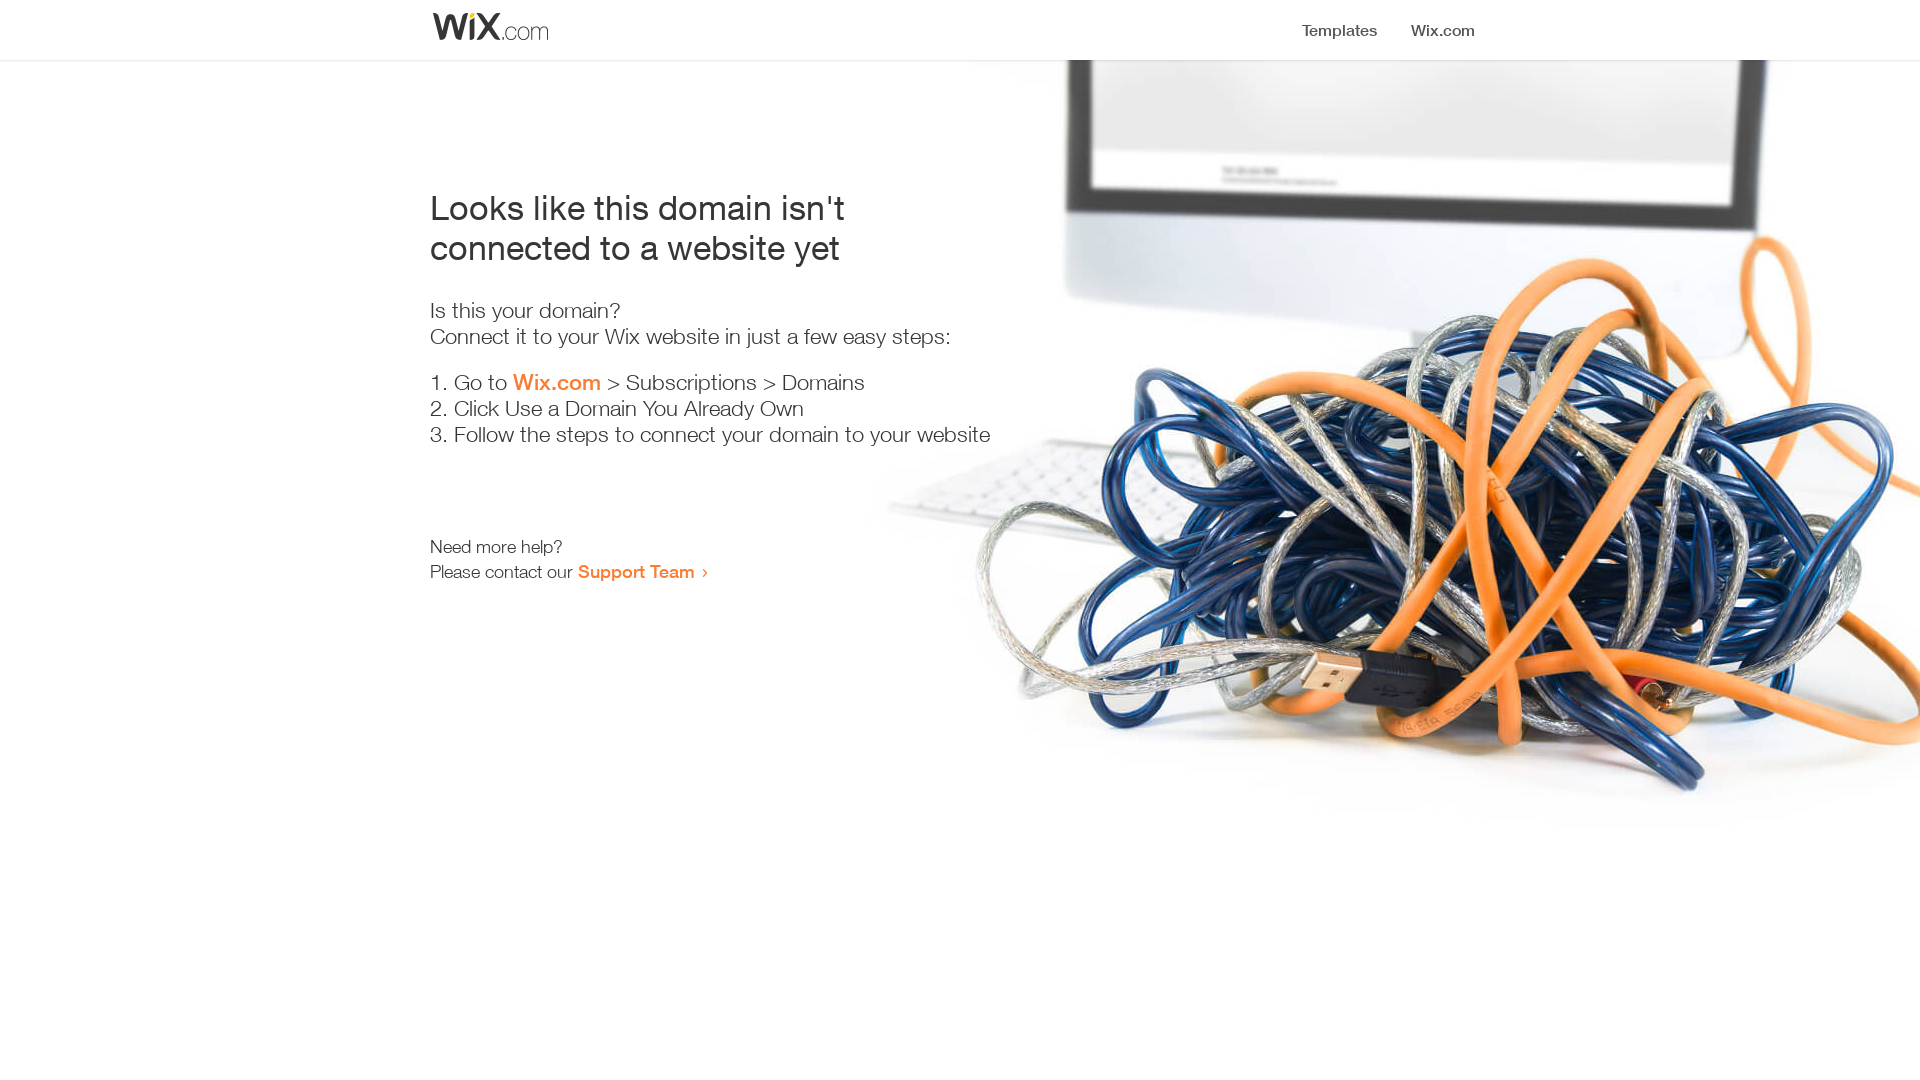 Image resolution: width=1920 pixels, height=1080 pixels. Describe the element at coordinates (635, 570) in the screenshot. I see `'Support Team'` at that location.